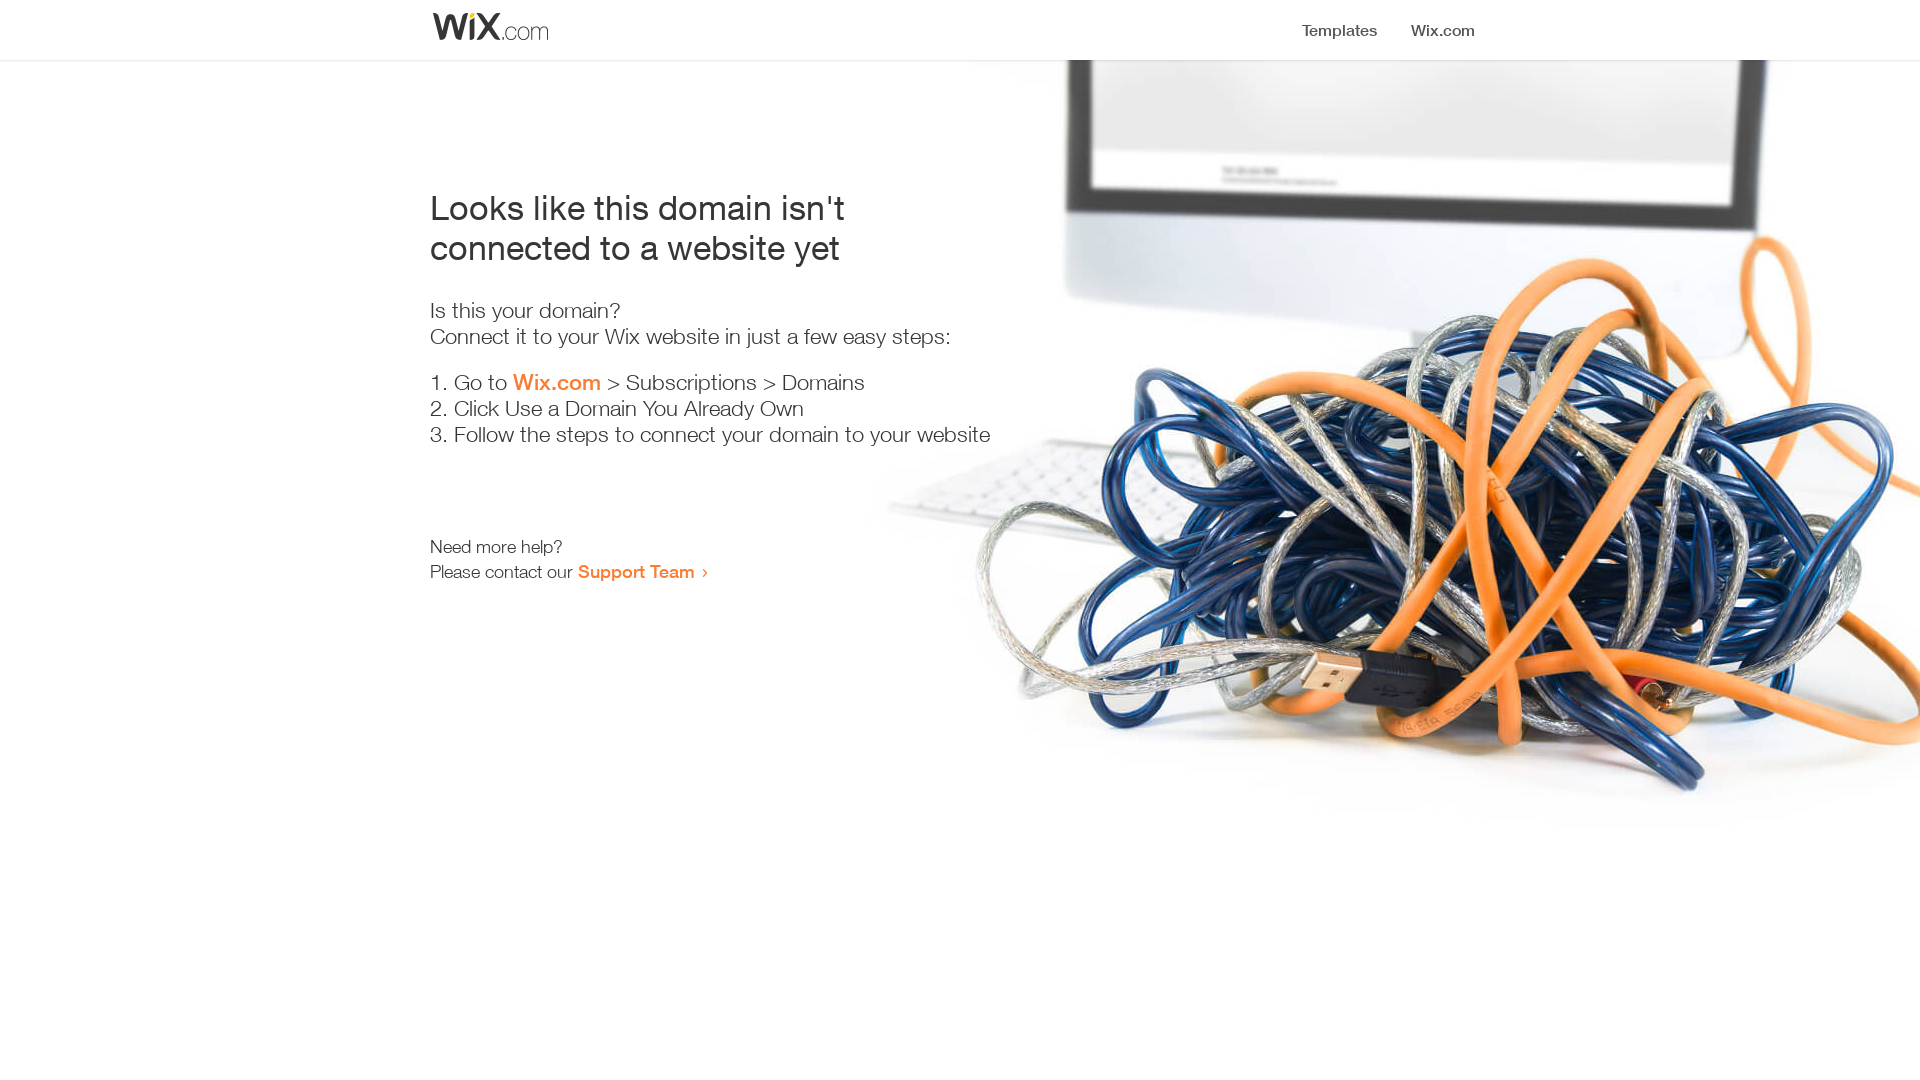 Image resolution: width=1920 pixels, height=1080 pixels. Describe the element at coordinates (635, 570) in the screenshot. I see `'Support Team'` at that location.